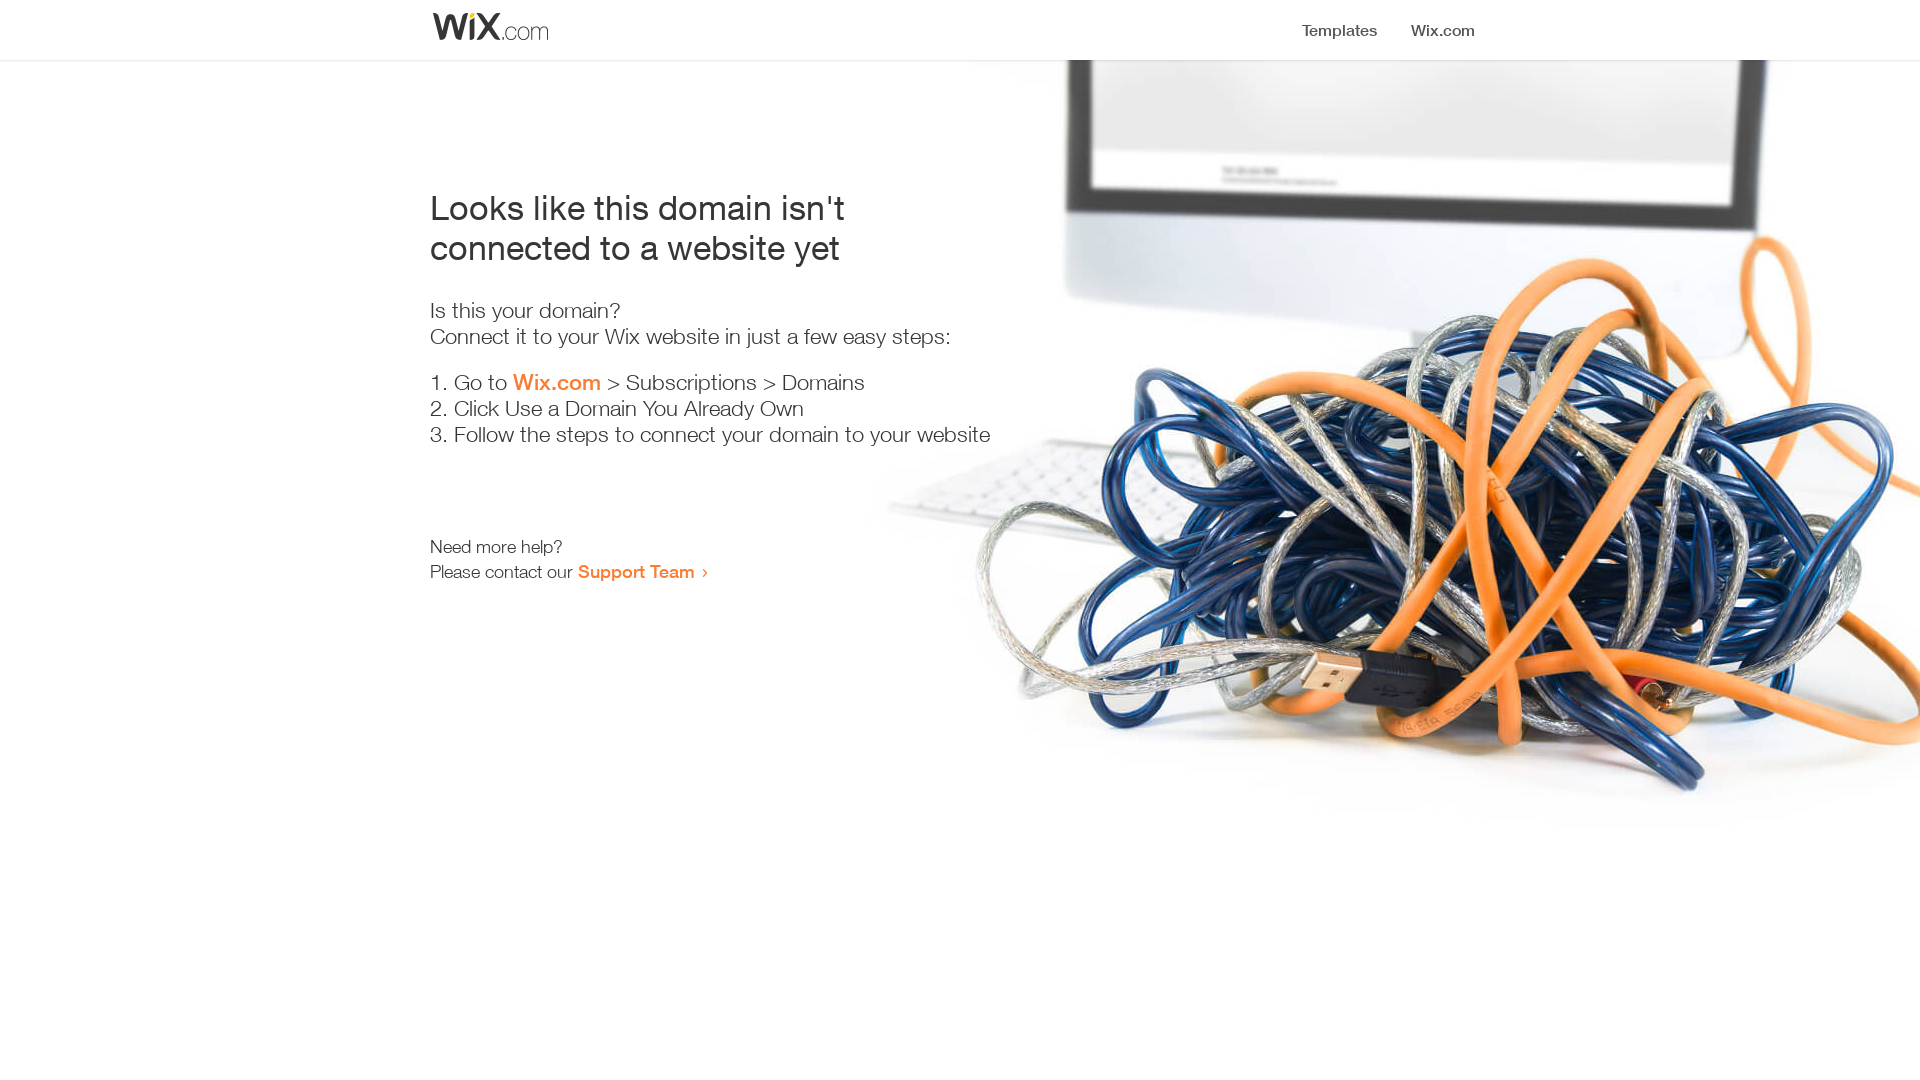 Image resolution: width=1920 pixels, height=1080 pixels. Describe the element at coordinates (635, 570) in the screenshot. I see `'Support Team'` at that location.